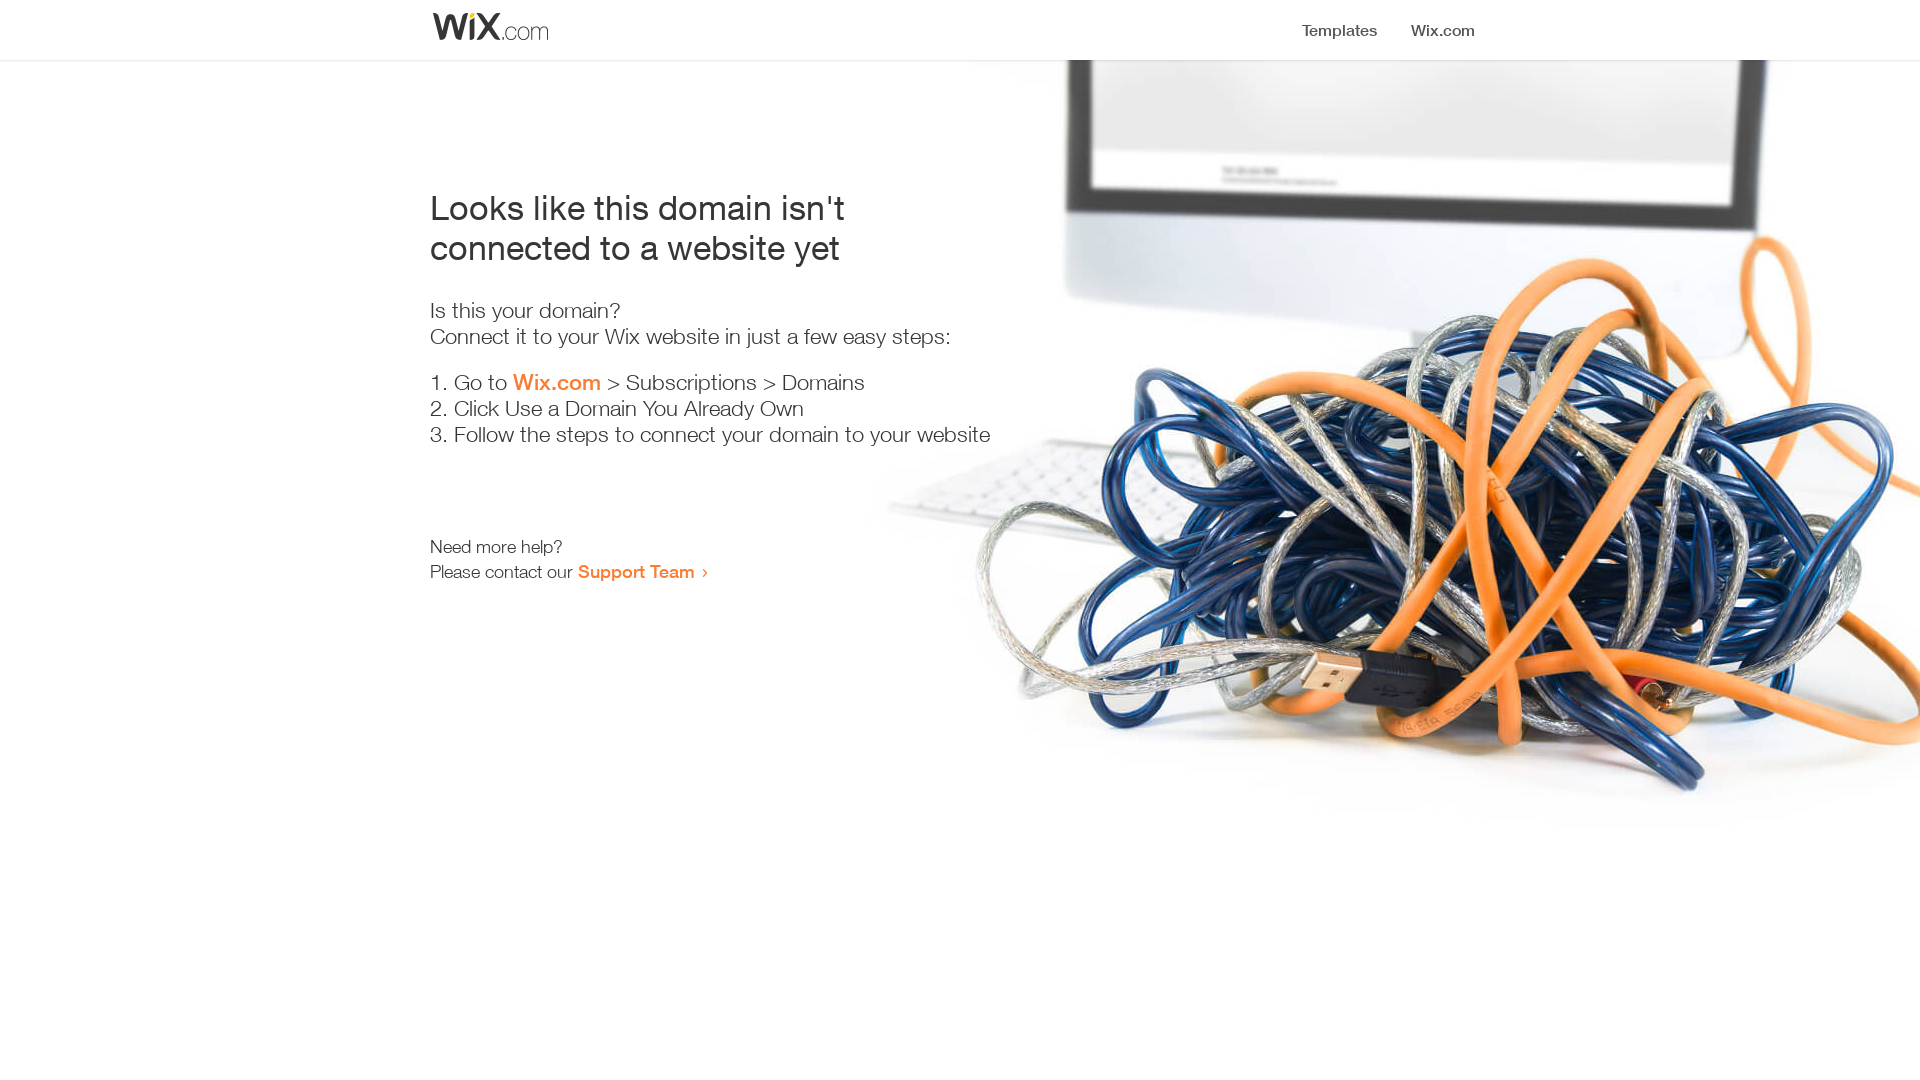 Image resolution: width=1920 pixels, height=1080 pixels. Describe the element at coordinates (635, 570) in the screenshot. I see `'Support Team'` at that location.